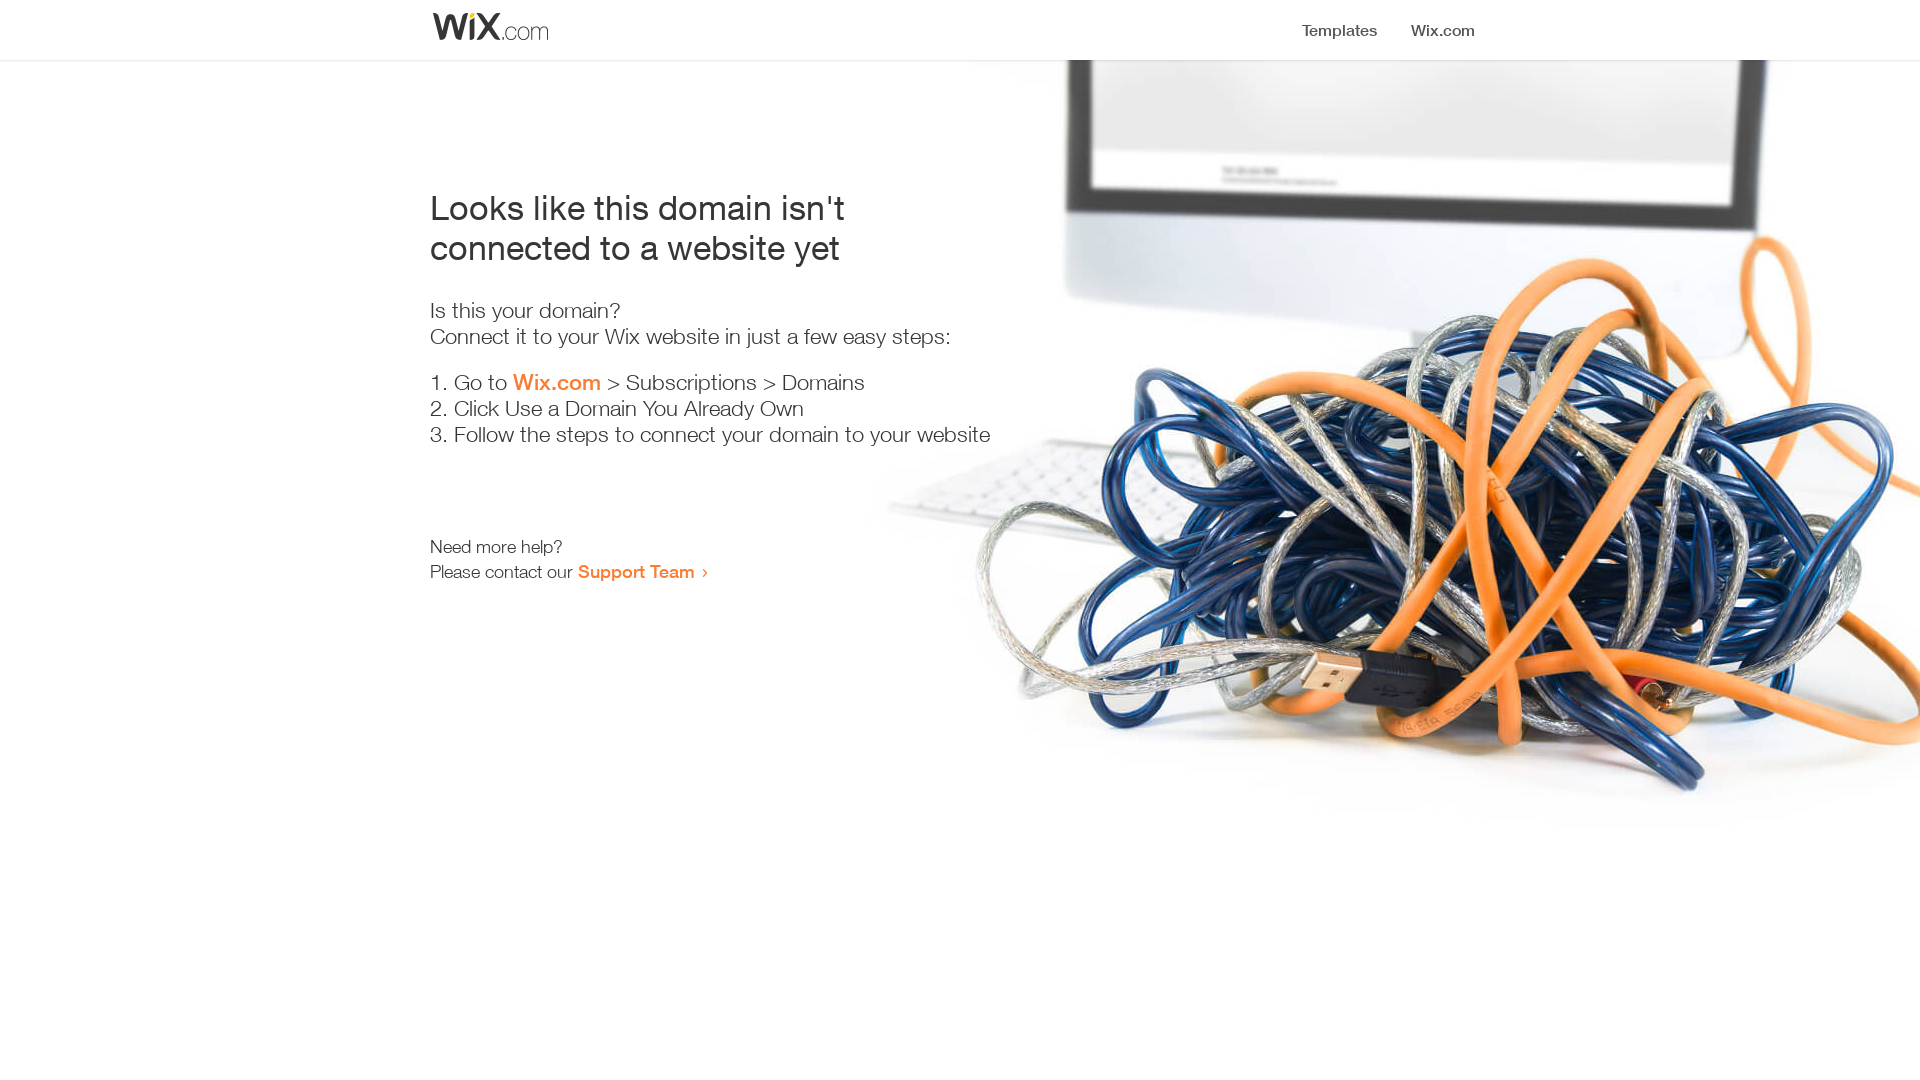 Image resolution: width=1920 pixels, height=1080 pixels. Describe the element at coordinates (635, 570) in the screenshot. I see `'Support Team'` at that location.